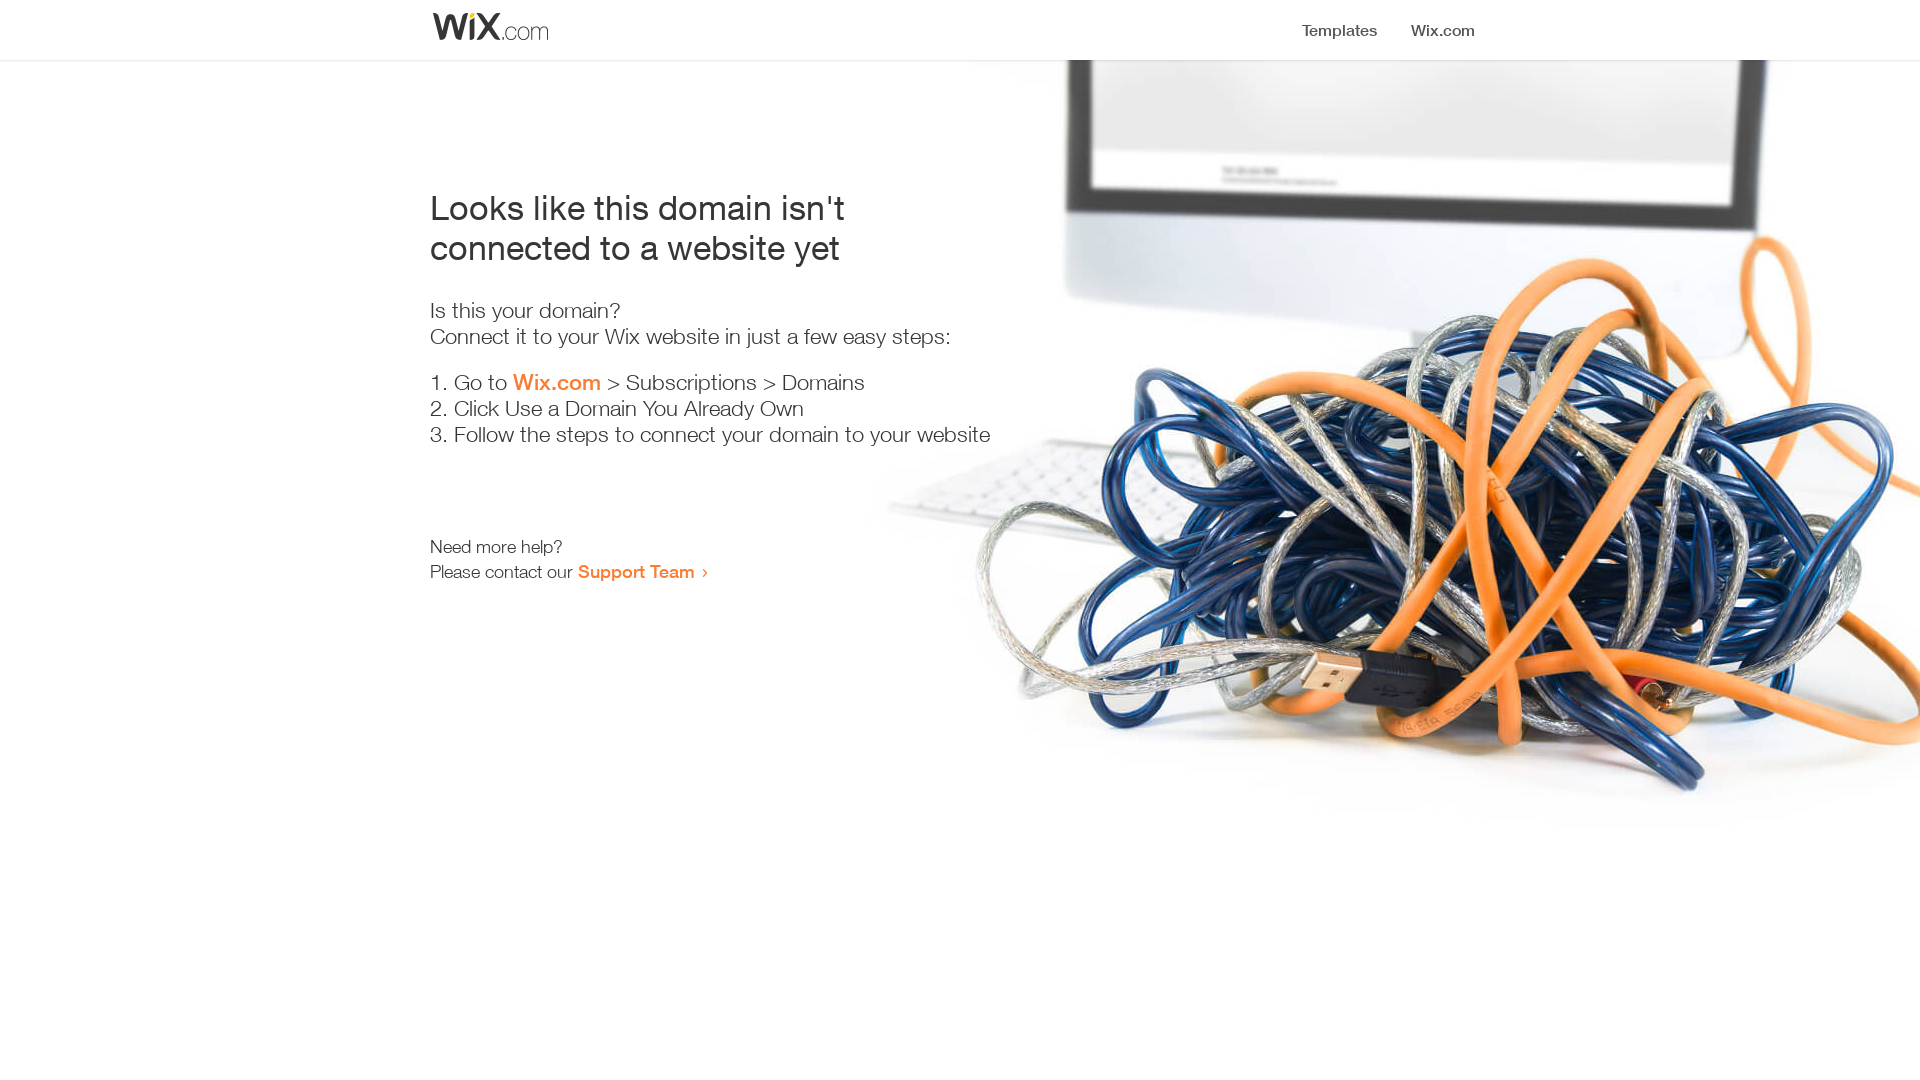 Image resolution: width=1920 pixels, height=1080 pixels. Describe the element at coordinates (635, 570) in the screenshot. I see `'Support Team'` at that location.